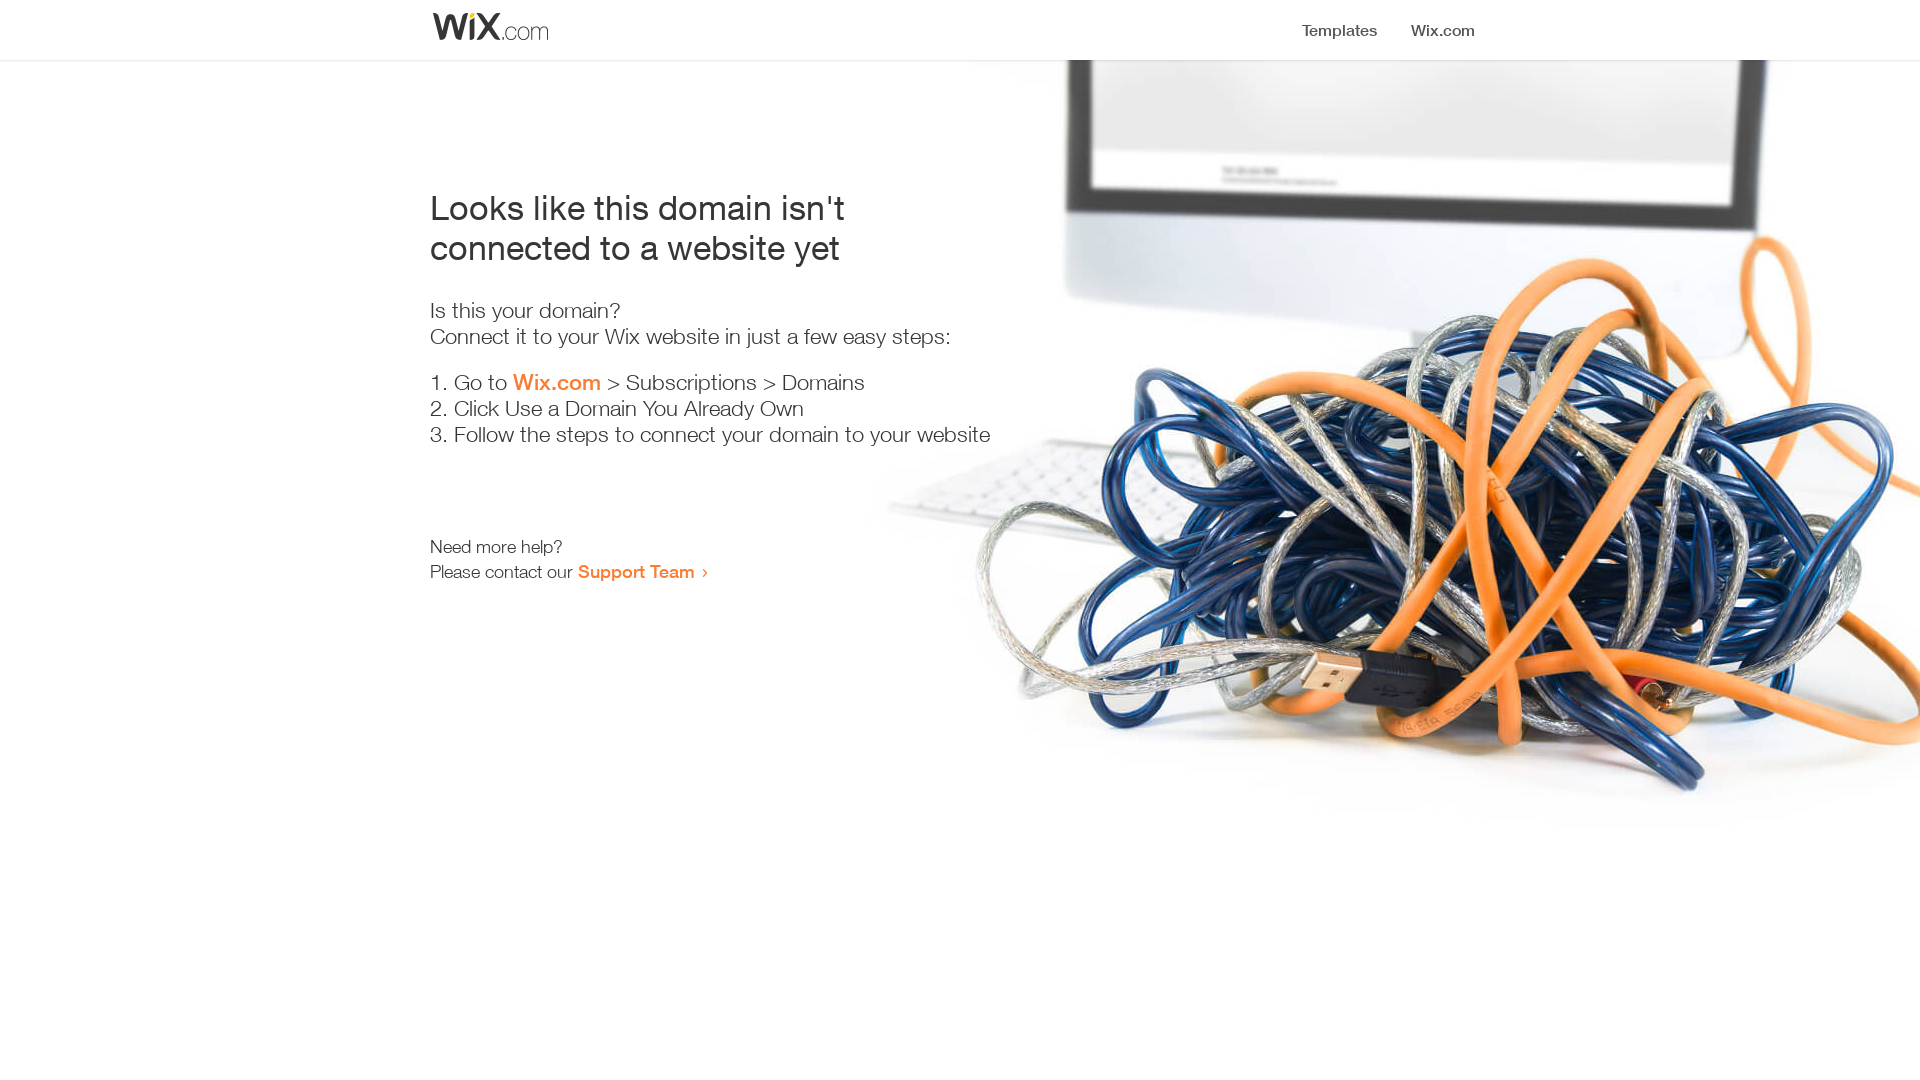 Image resolution: width=1920 pixels, height=1080 pixels. Describe the element at coordinates (635, 570) in the screenshot. I see `'Support Team'` at that location.